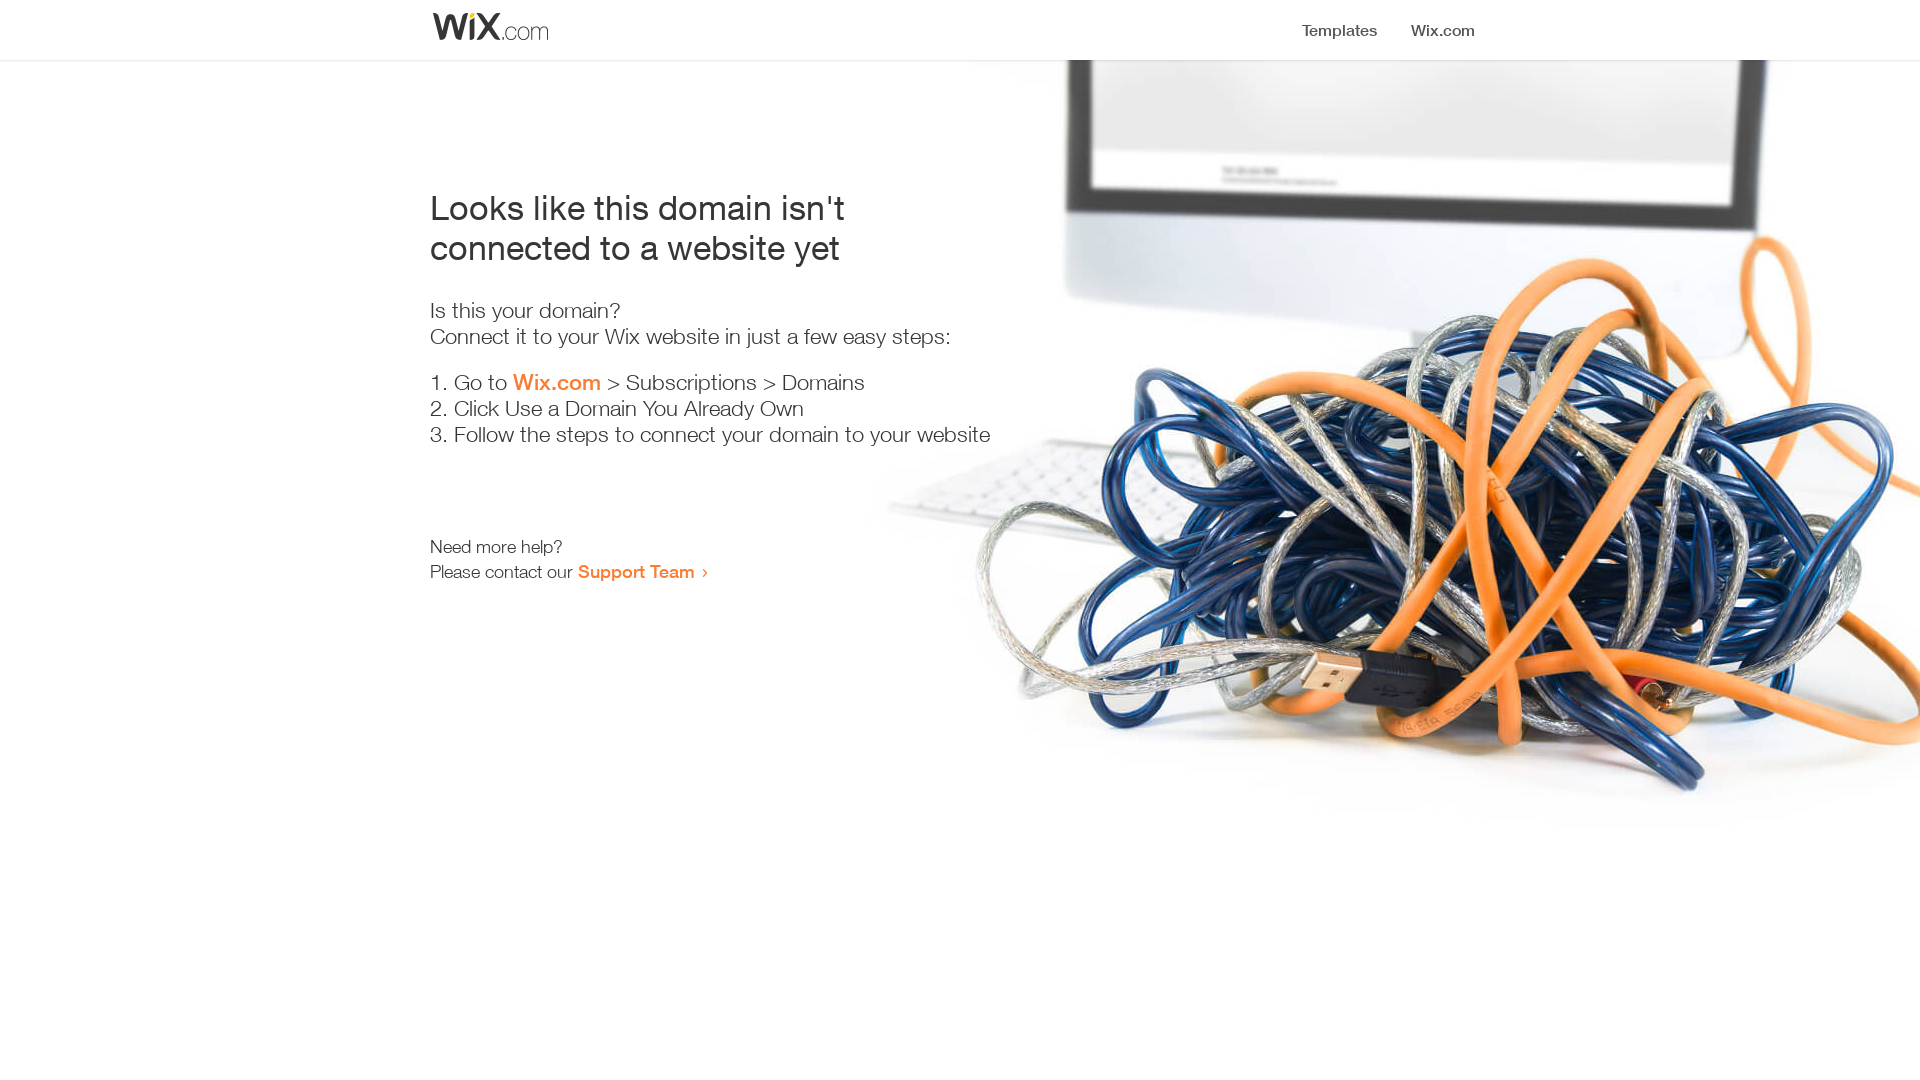 Image resolution: width=1920 pixels, height=1080 pixels. Describe the element at coordinates (635, 570) in the screenshot. I see `'Support Team'` at that location.